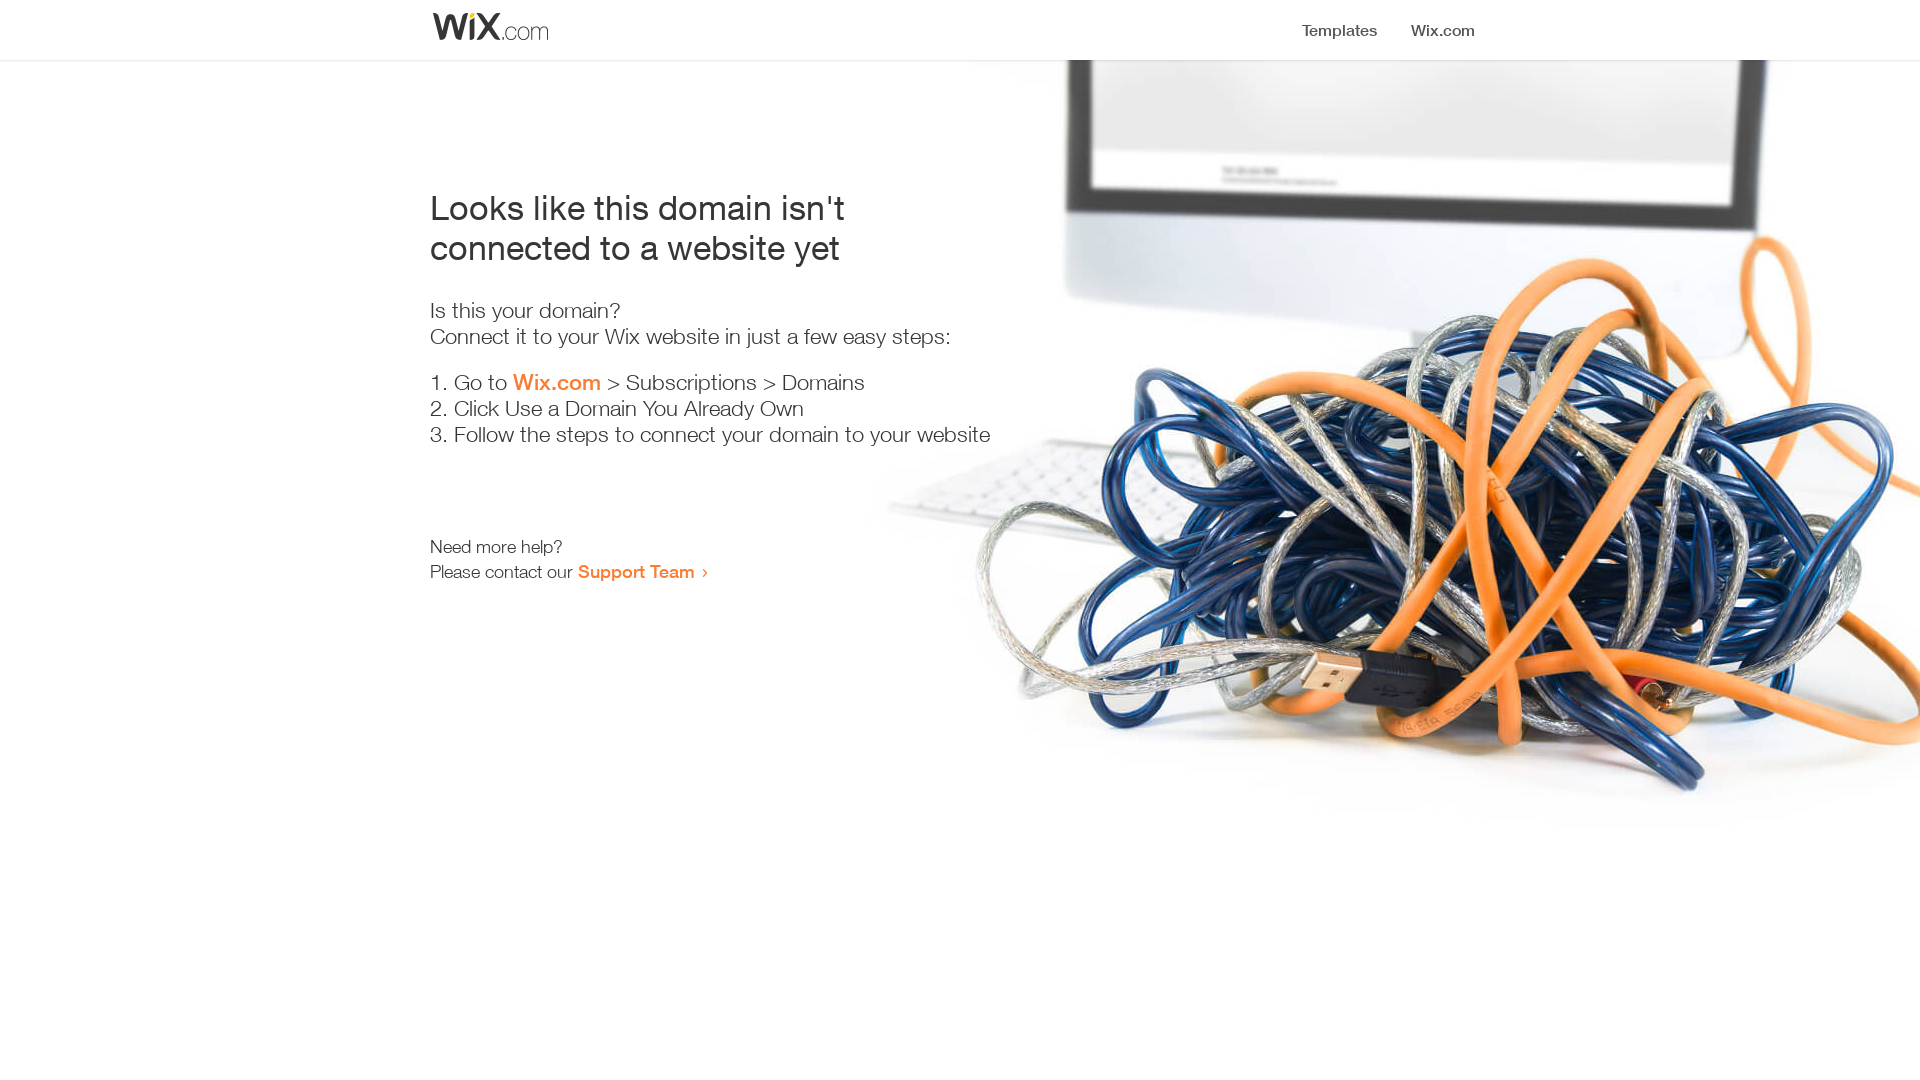 Image resolution: width=1920 pixels, height=1080 pixels. Describe the element at coordinates (635, 570) in the screenshot. I see `'Support Team'` at that location.